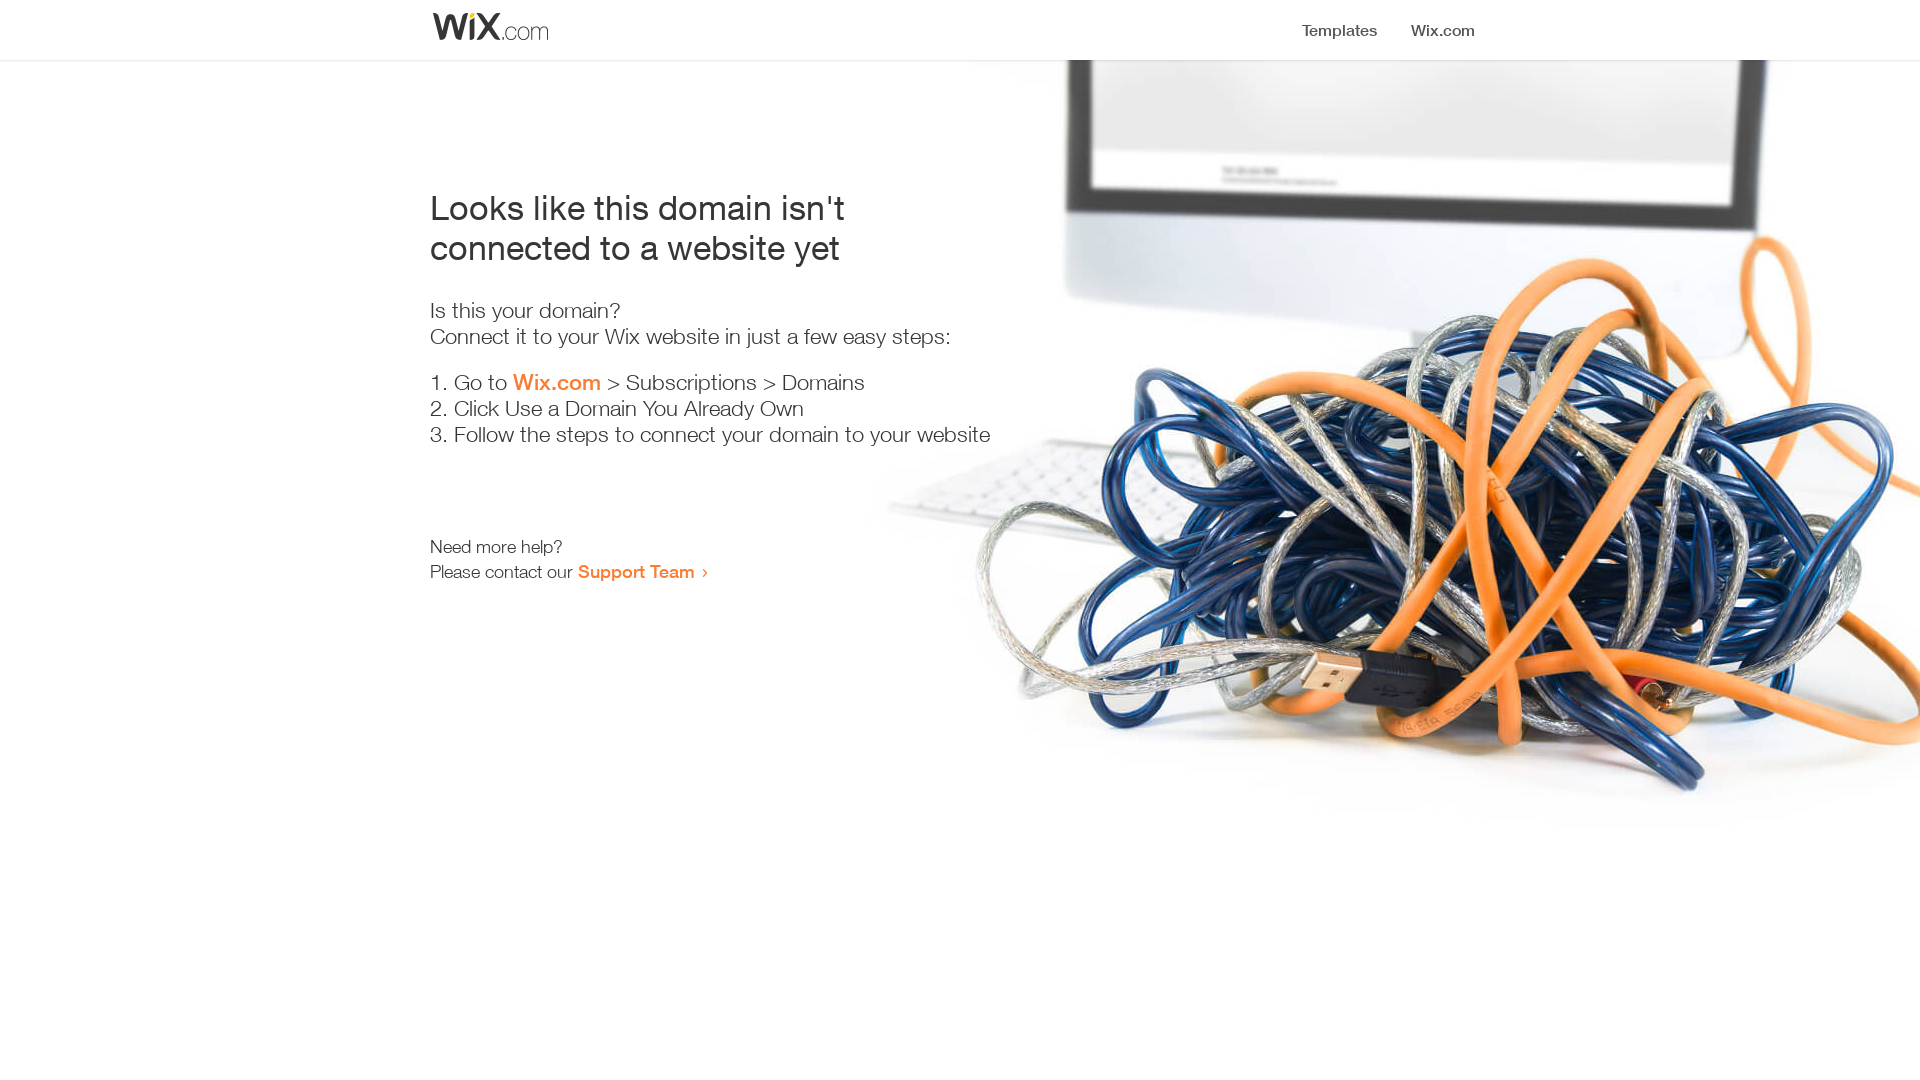 Image resolution: width=1920 pixels, height=1080 pixels. Describe the element at coordinates (635, 570) in the screenshot. I see `'Support Team'` at that location.